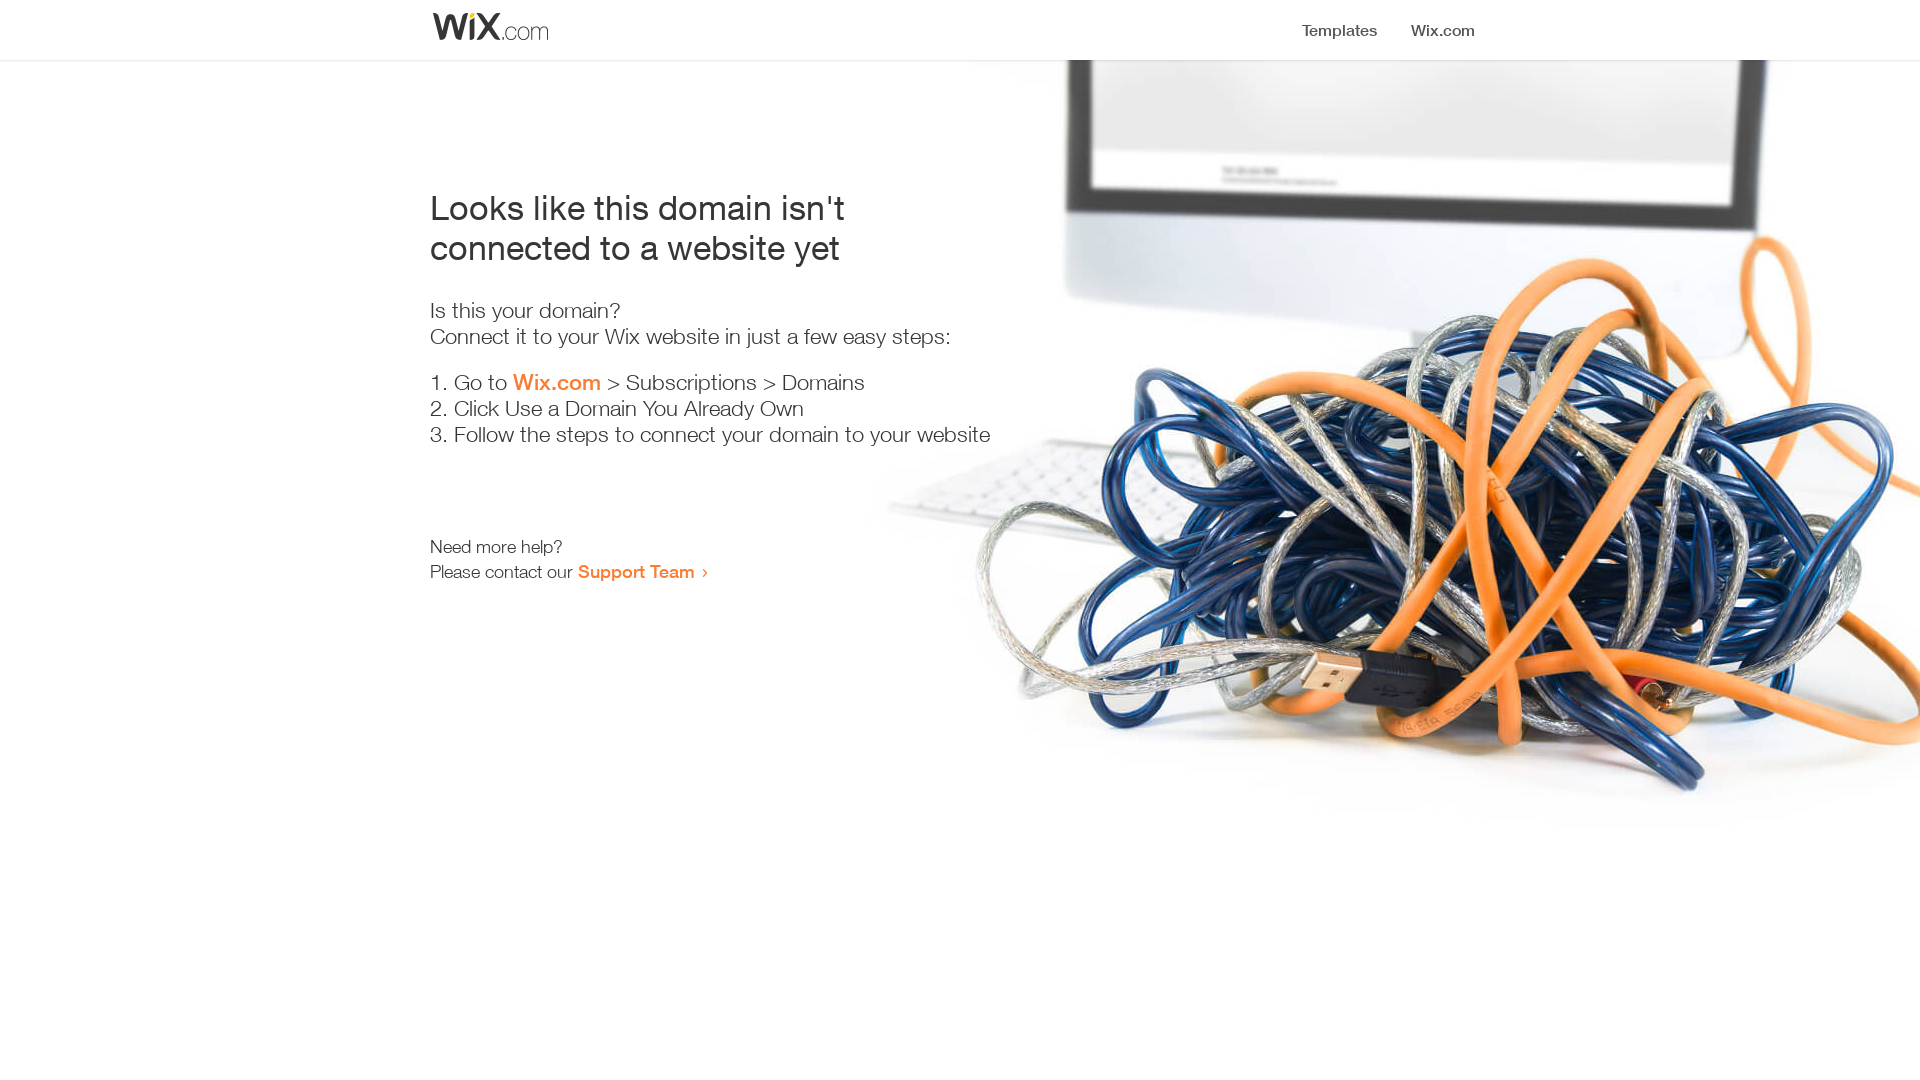 Image resolution: width=1920 pixels, height=1080 pixels. Describe the element at coordinates (635, 570) in the screenshot. I see `'Support Team'` at that location.